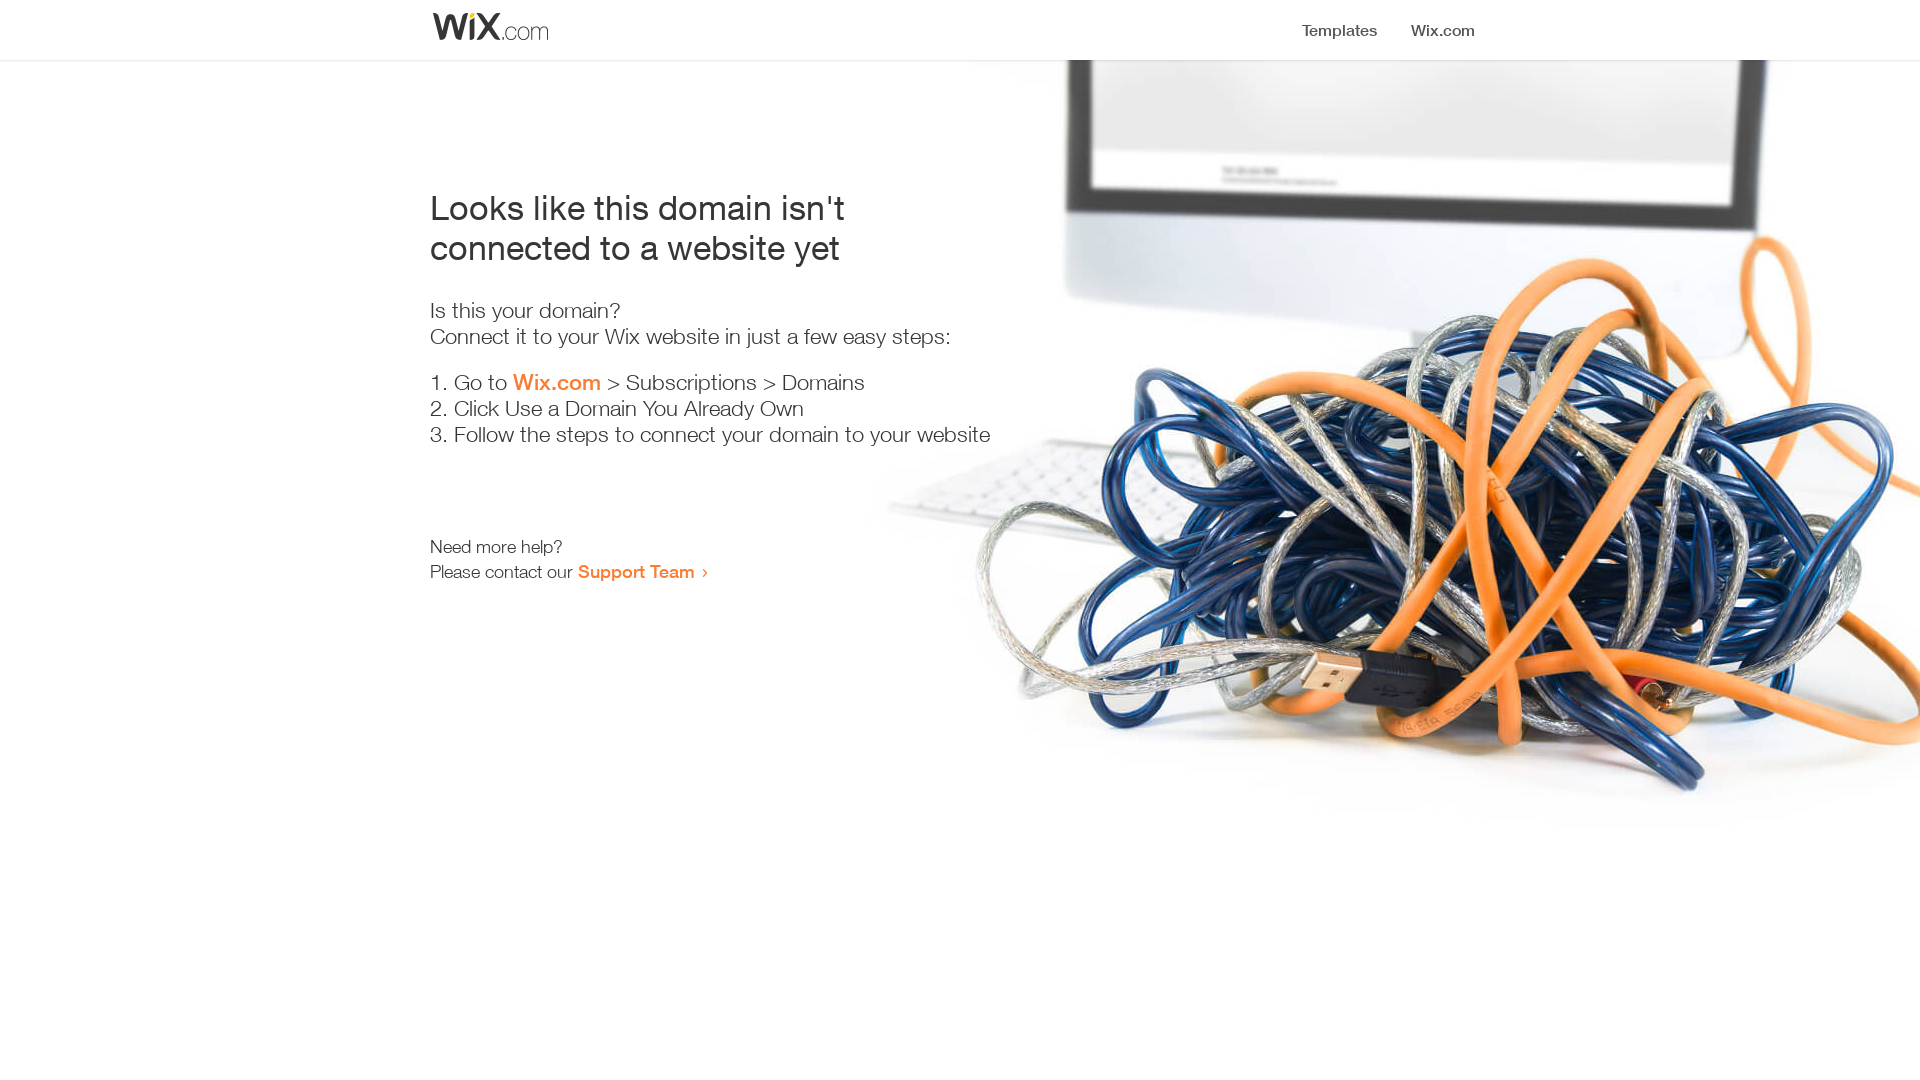 Image resolution: width=1920 pixels, height=1080 pixels. Describe the element at coordinates (635, 570) in the screenshot. I see `'Support Team'` at that location.